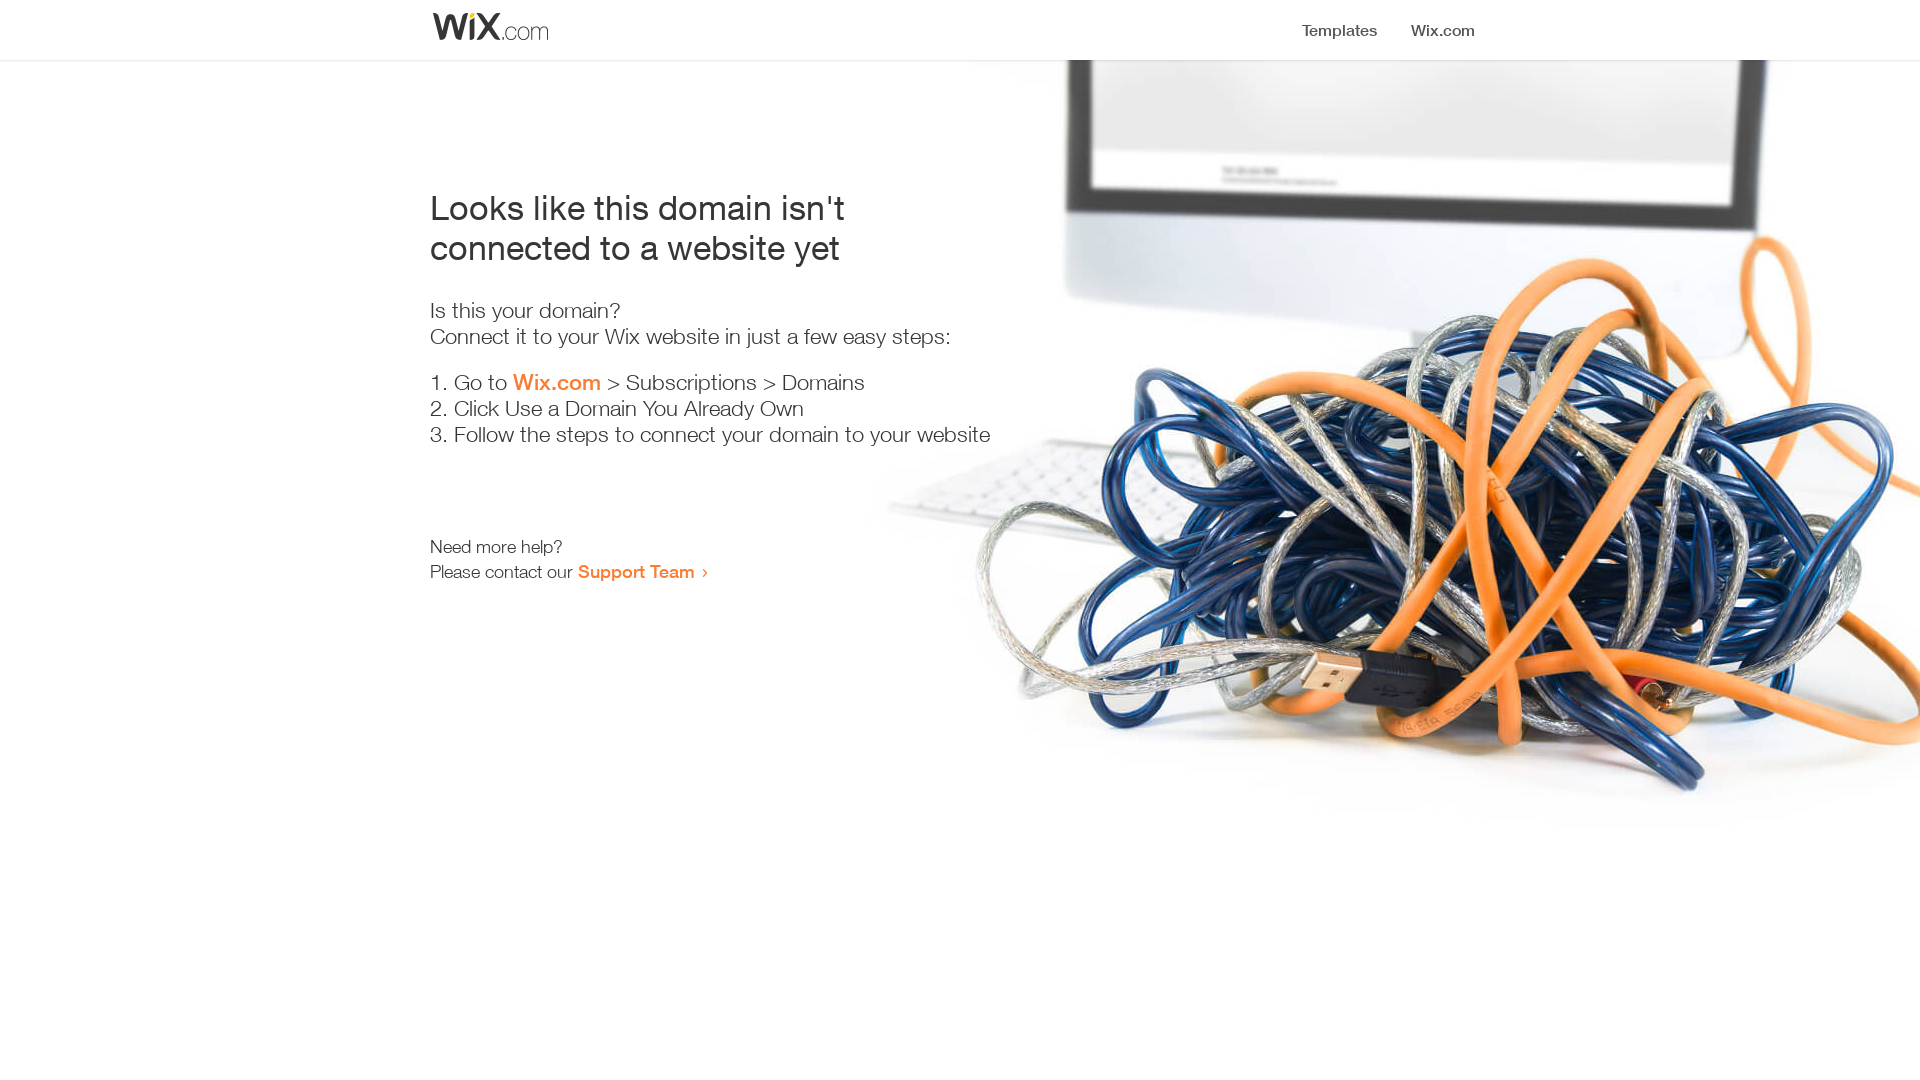 Image resolution: width=1920 pixels, height=1080 pixels. Describe the element at coordinates (635, 570) in the screenshot. I see `'Support Team'` at that location.